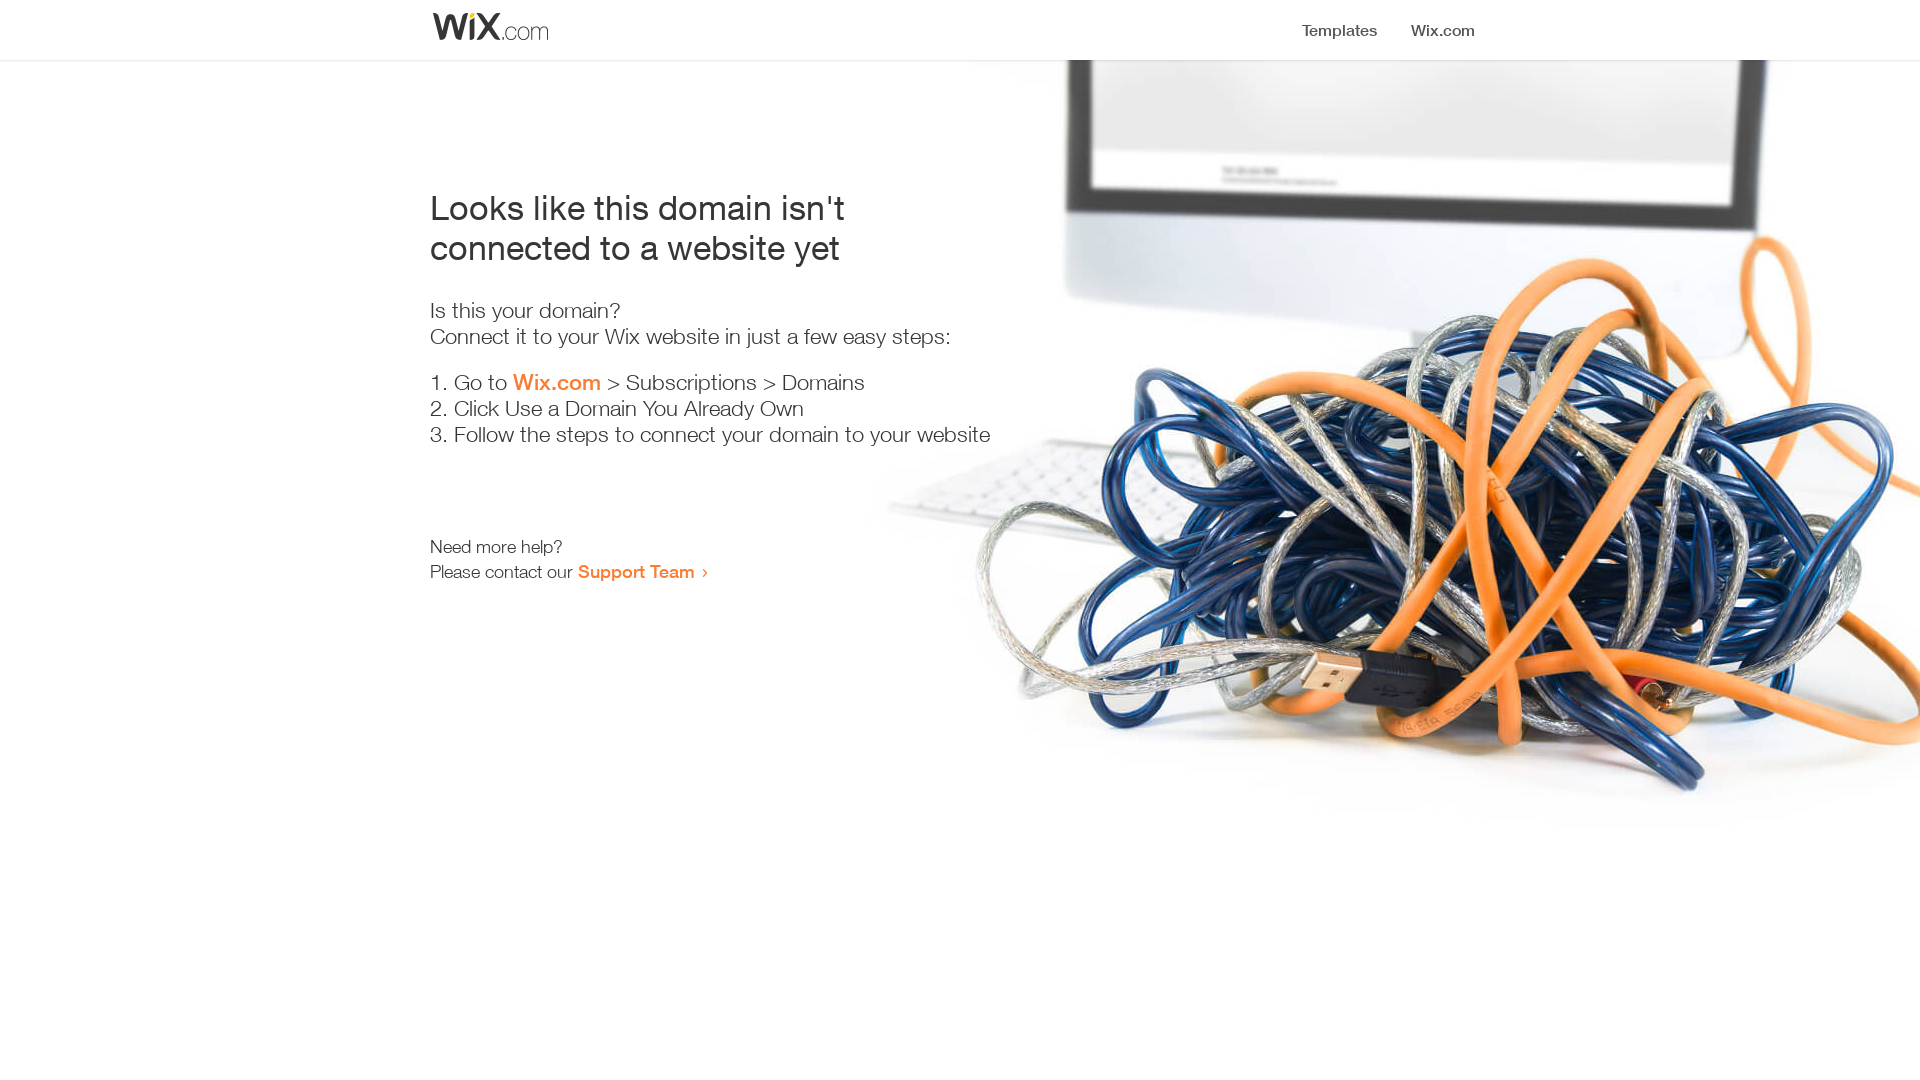 Image resolution: width=1920 pixels, height=1080 pixels. Describe the element at coordinates (635, 570) in the screenshot. I see `'Support Team'` at that location.